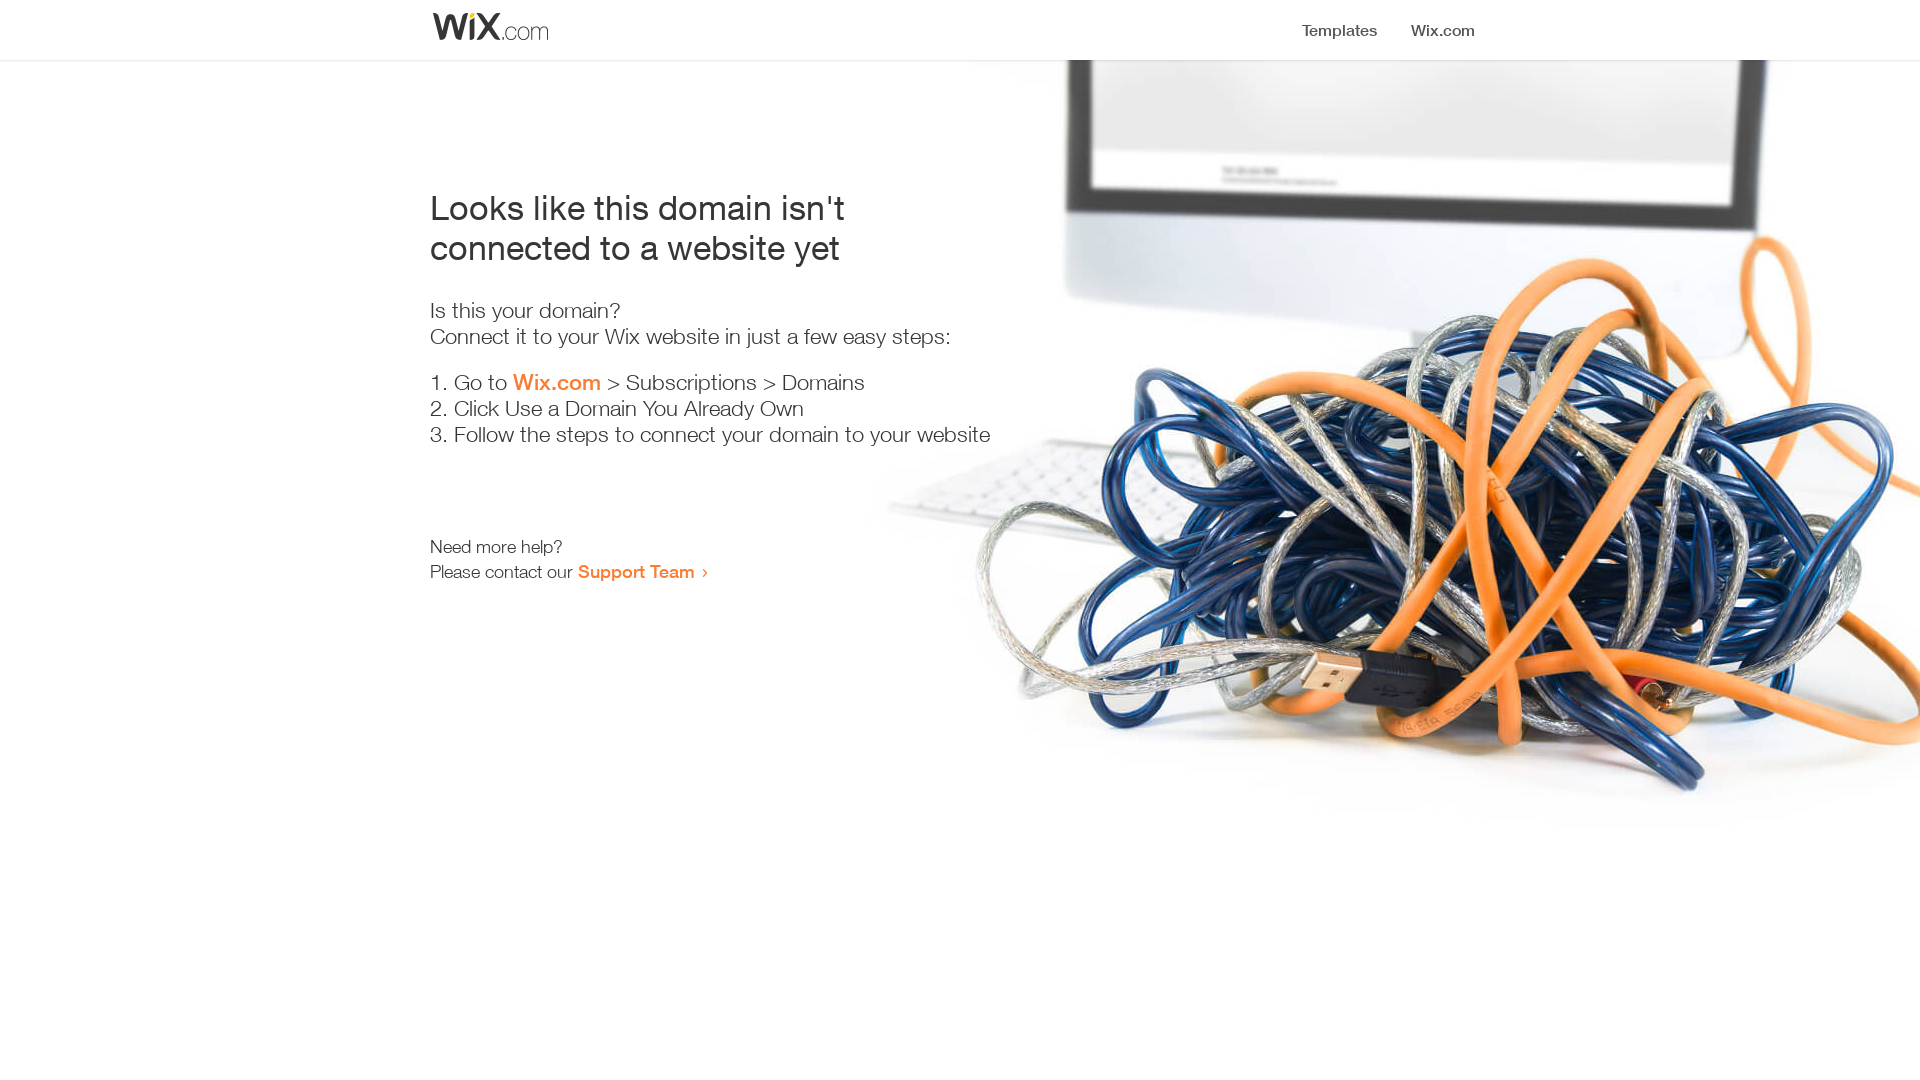 Image resolution: width=1920 pixels, height=1080 pixels. Describe the element at coordinates (635, 570) in the screenshot. I see `'Support Team'` at that location.